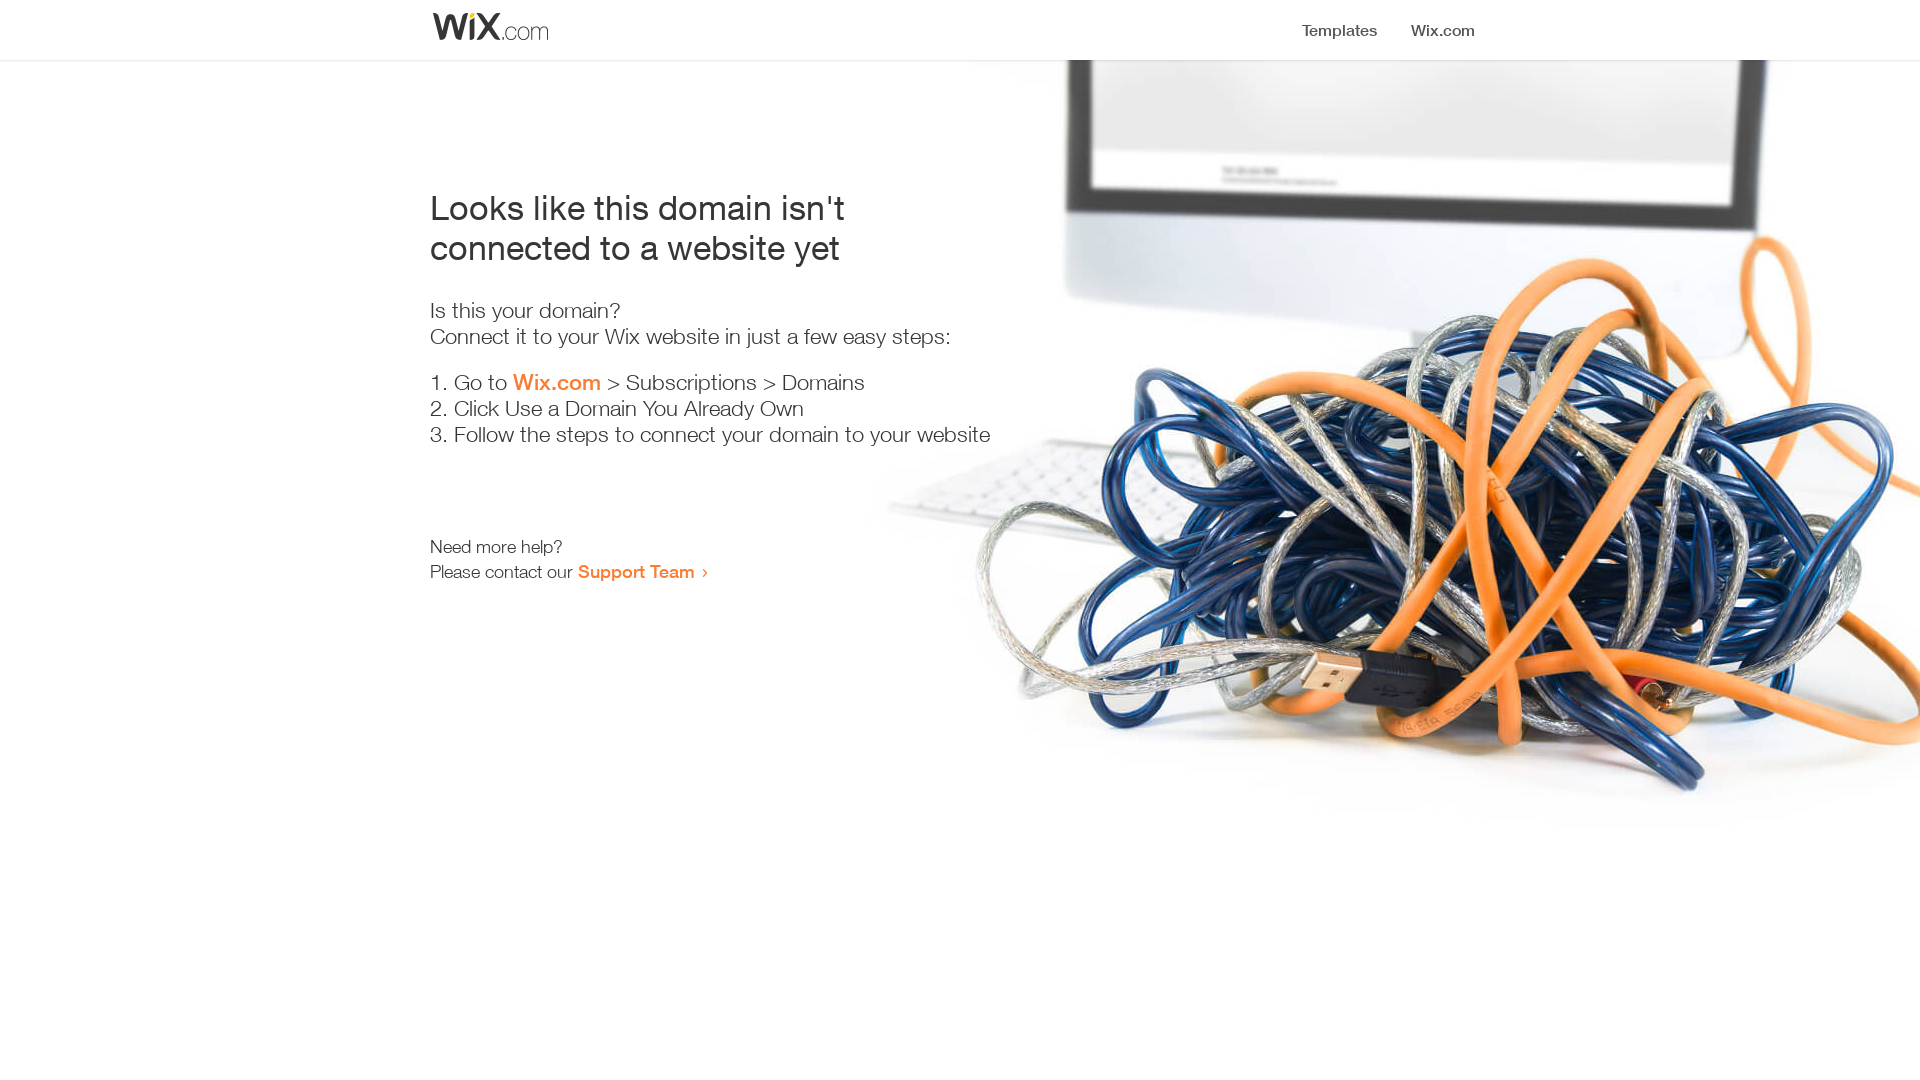 Image resolution: width=1920 pixels, height=1080 pixels. Describe the element at coordinates (635, 570) in the screenshot. I see `'Support Team'` at that location.